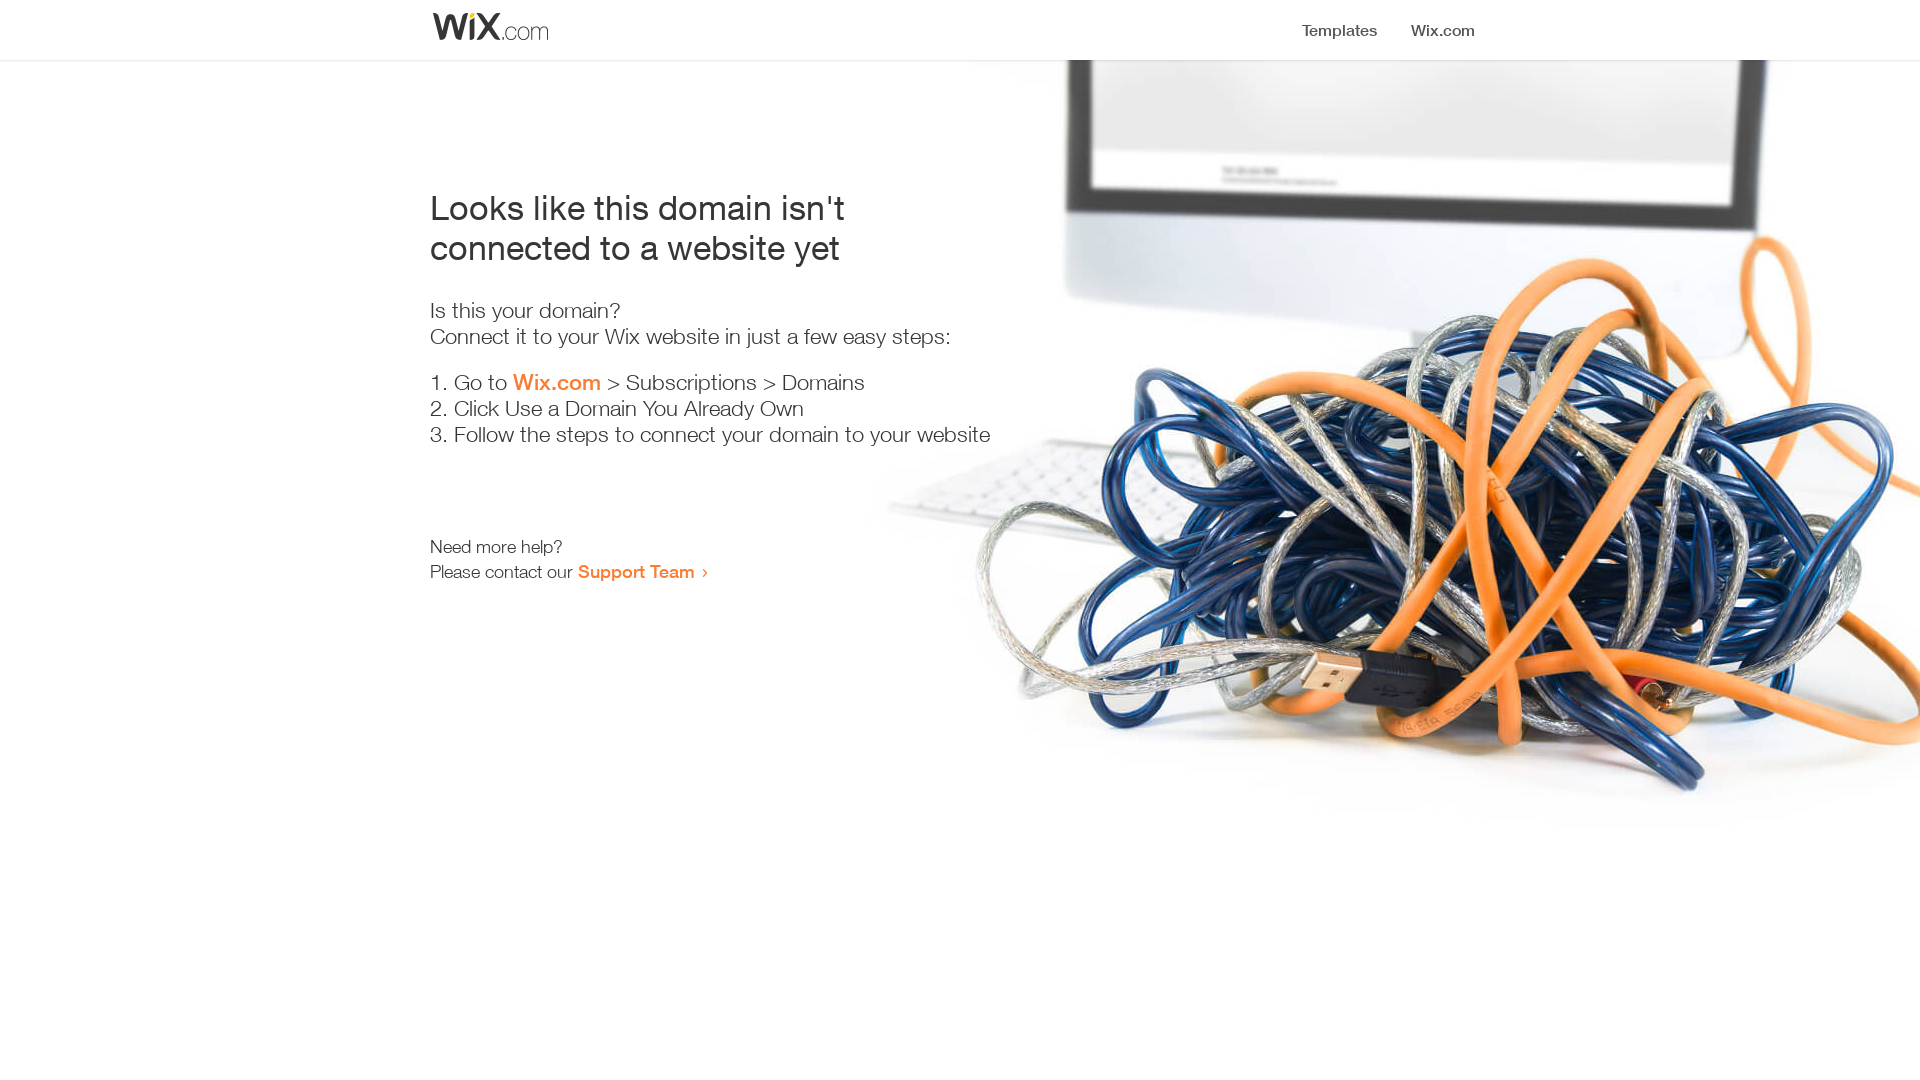 Image resolution: width=1920 pixels, height=1080 pixels. Describe the element at coordinates (635, 570) in the screenshot. I see `'Support Team'` at that location.